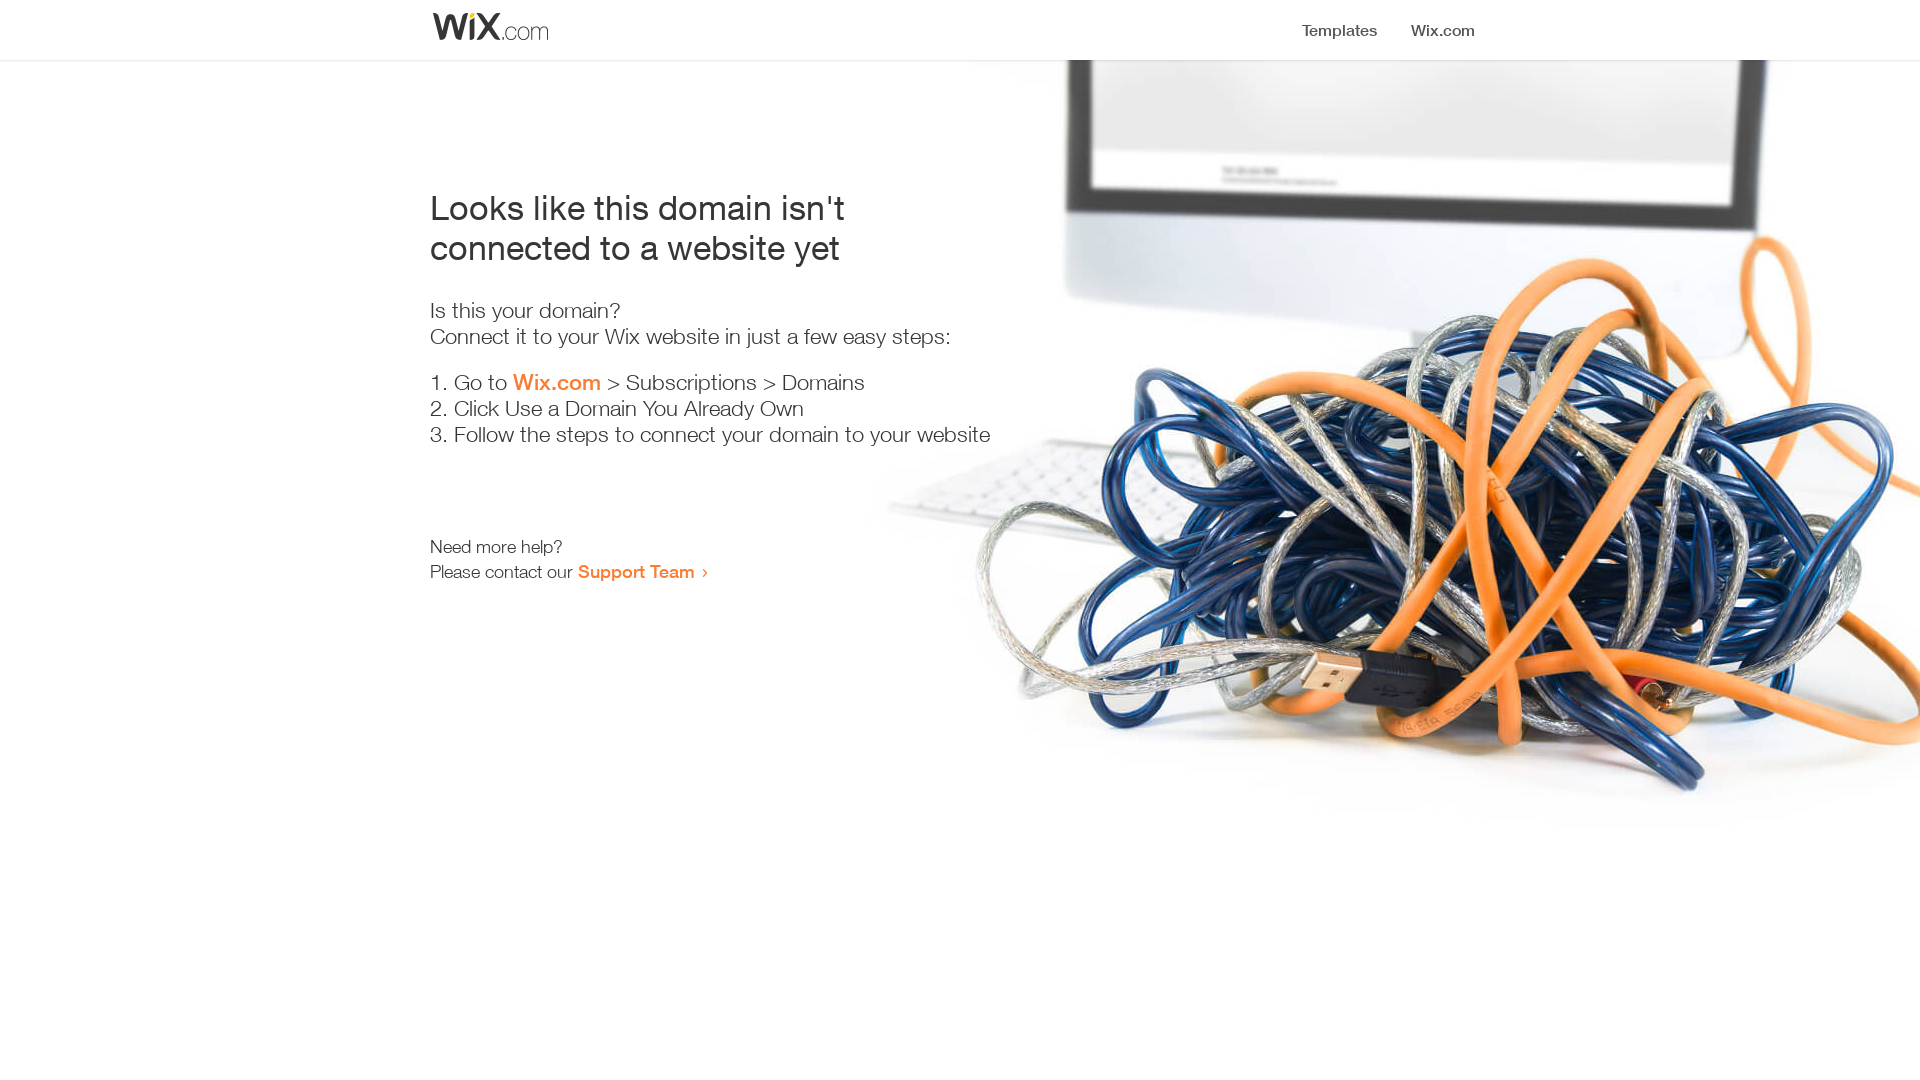 Image resolution: width=1920 pixels, height=1080 pixels. Describe the element at coordinates (635, 570) in the screenshot. I see `'Support Team'` at that location.